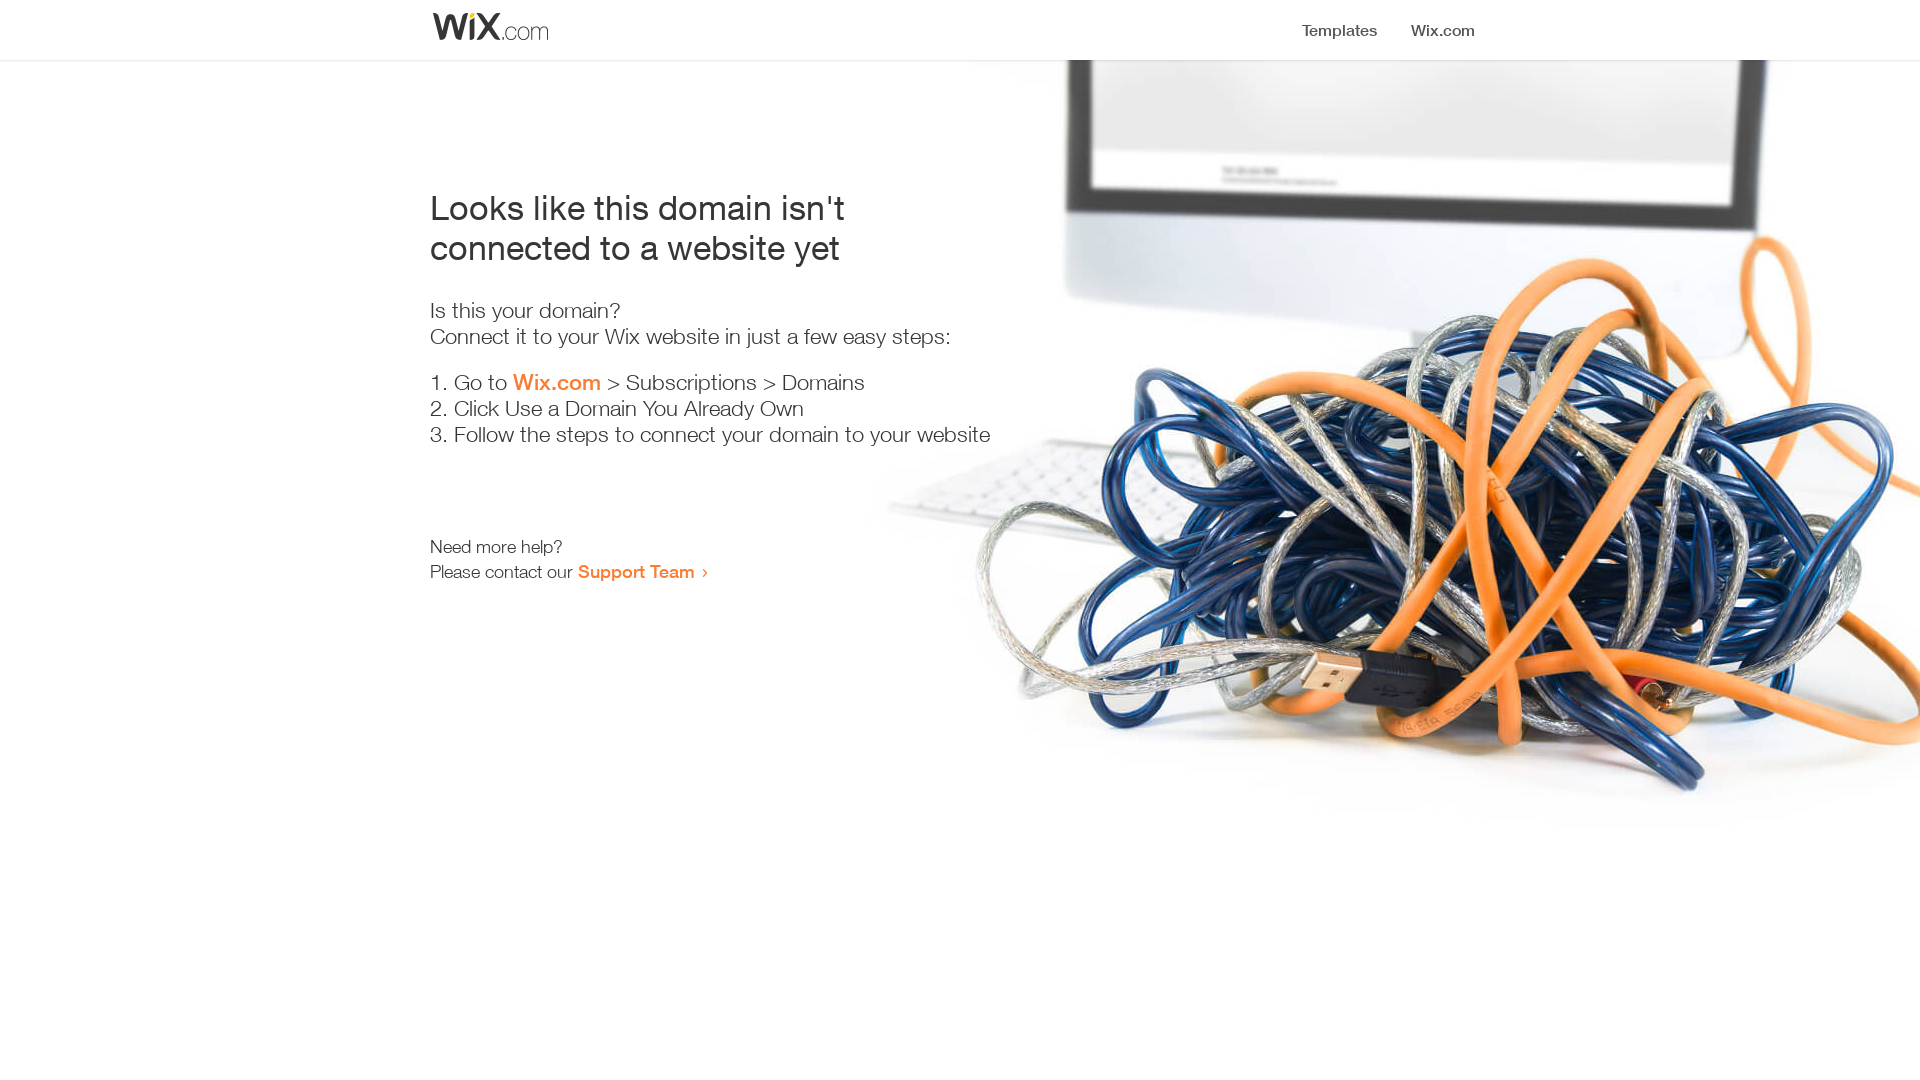 Image resolution: width=1920 pixels, height=1080 pixels. Describe the element at coordinates (635, 570) in the screenshot. I see `'Support Team'` at that location.